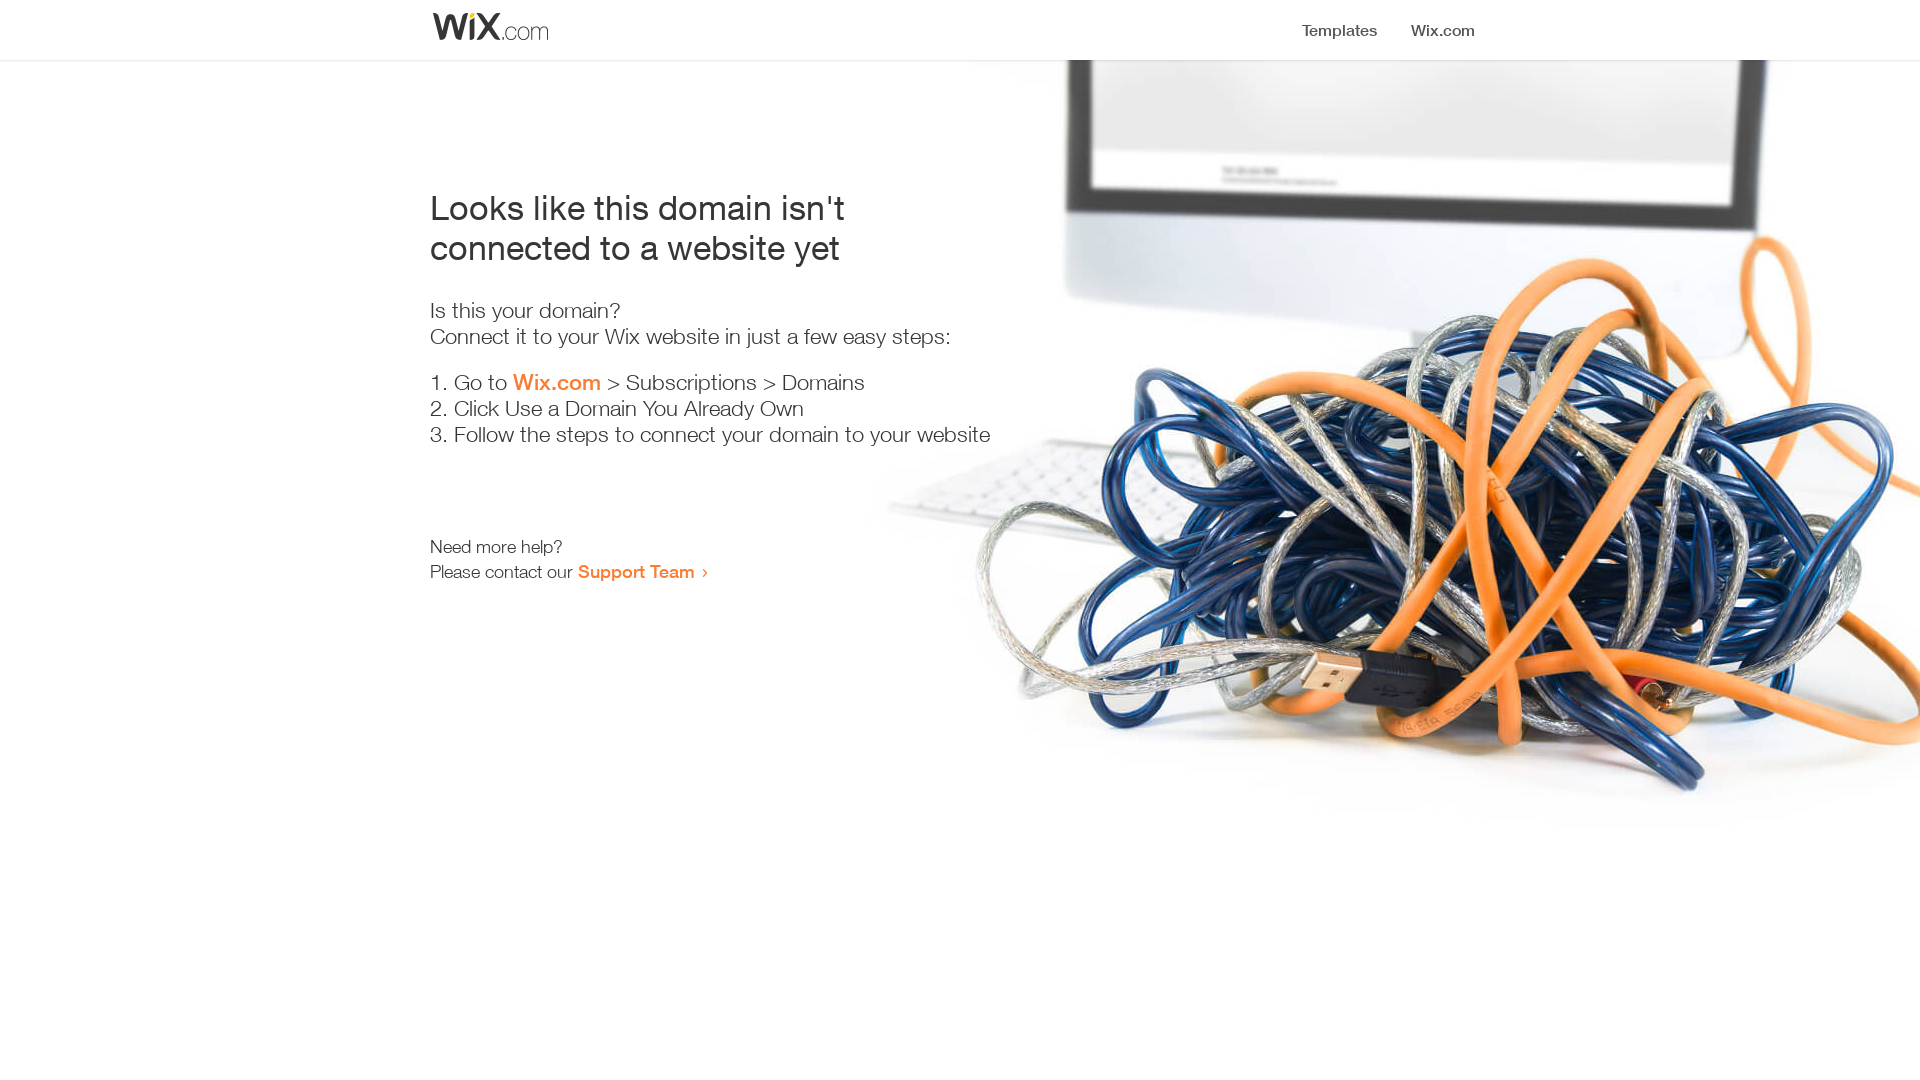 Image resolution: width=1920 pixels, height=1080 pixels. Describe the element at coordinates (635, 570) in the screenshot. I see `'Support Team'` at that location.